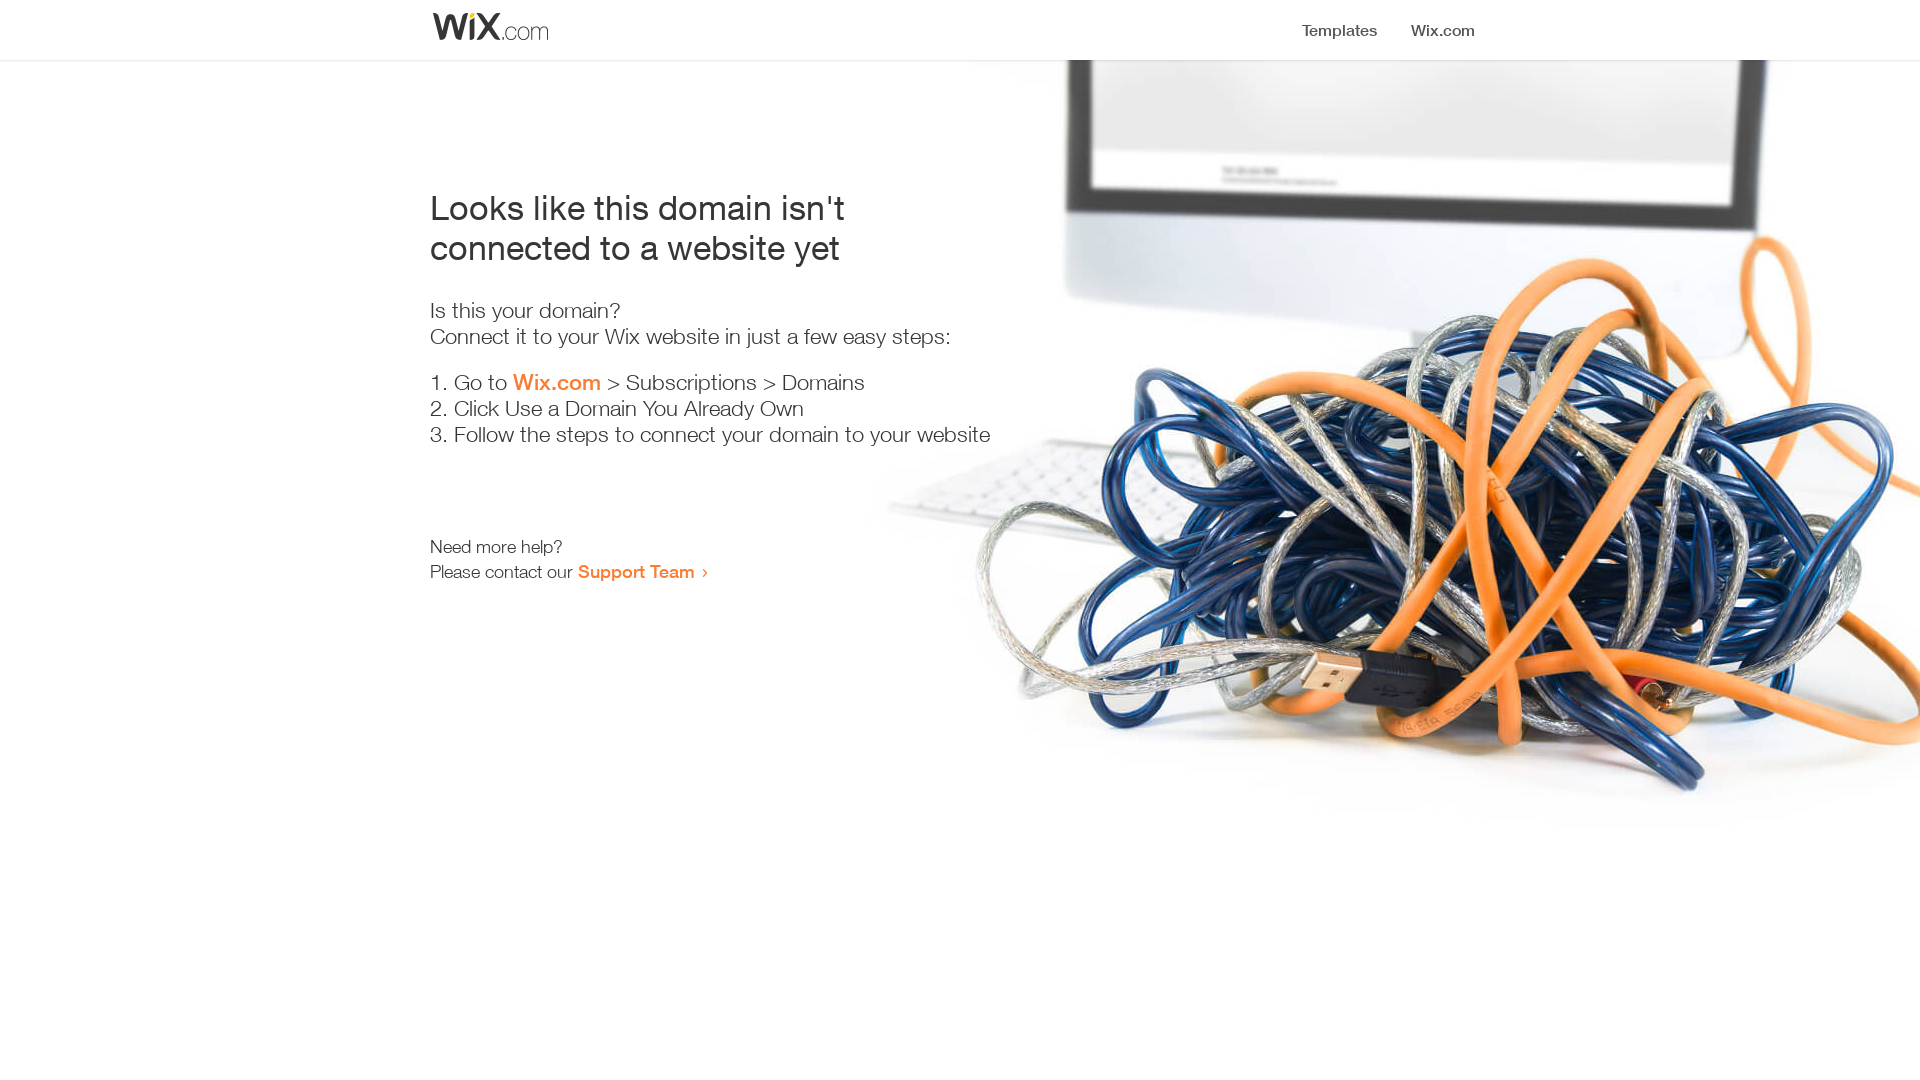 Image resolution: width=1920 pixels, height=1080 pixels. Describe the element at coordinates (635, 570) in the screenshot. I see `'Support Team'` at that location.